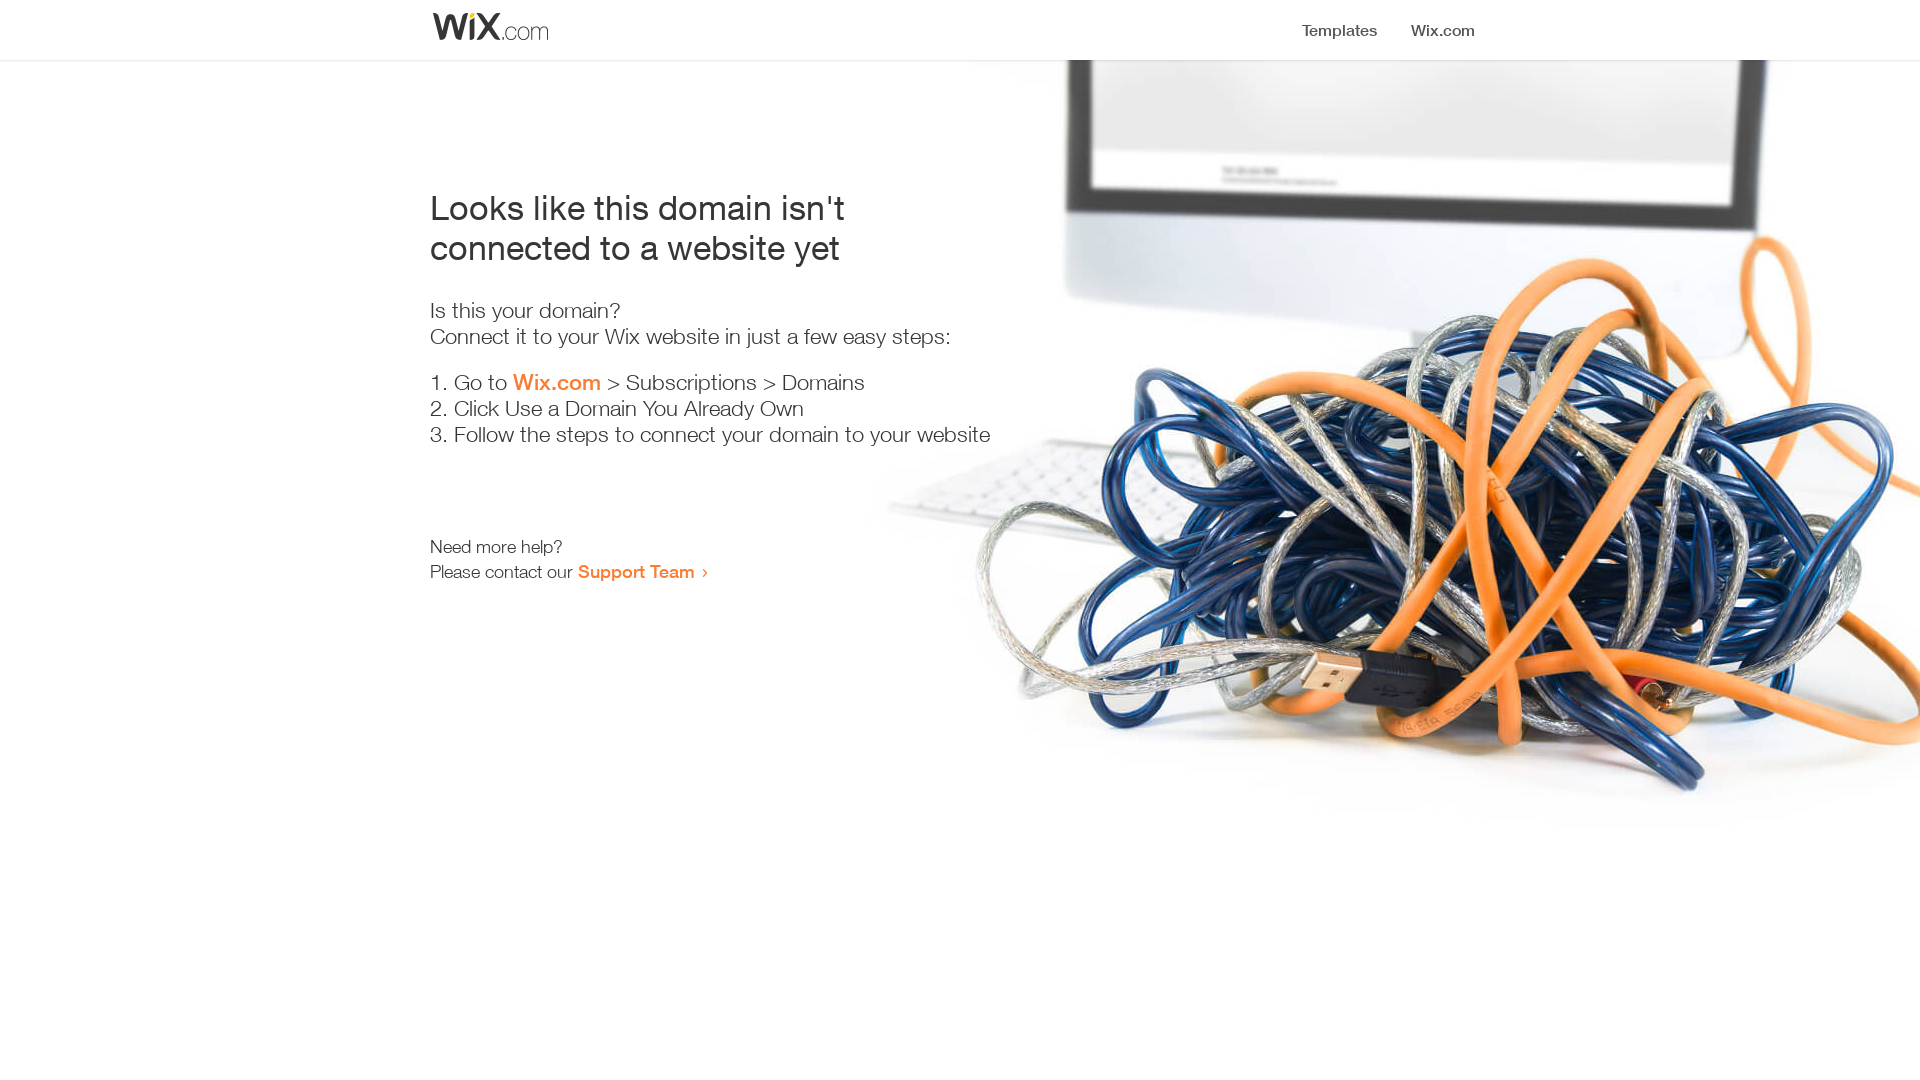 Image resolution: width=1920 pixels, height=1080 pixels. Describe the element at coordinates (635, 570) in the screenshot. I see `'Support Team'` at that location.